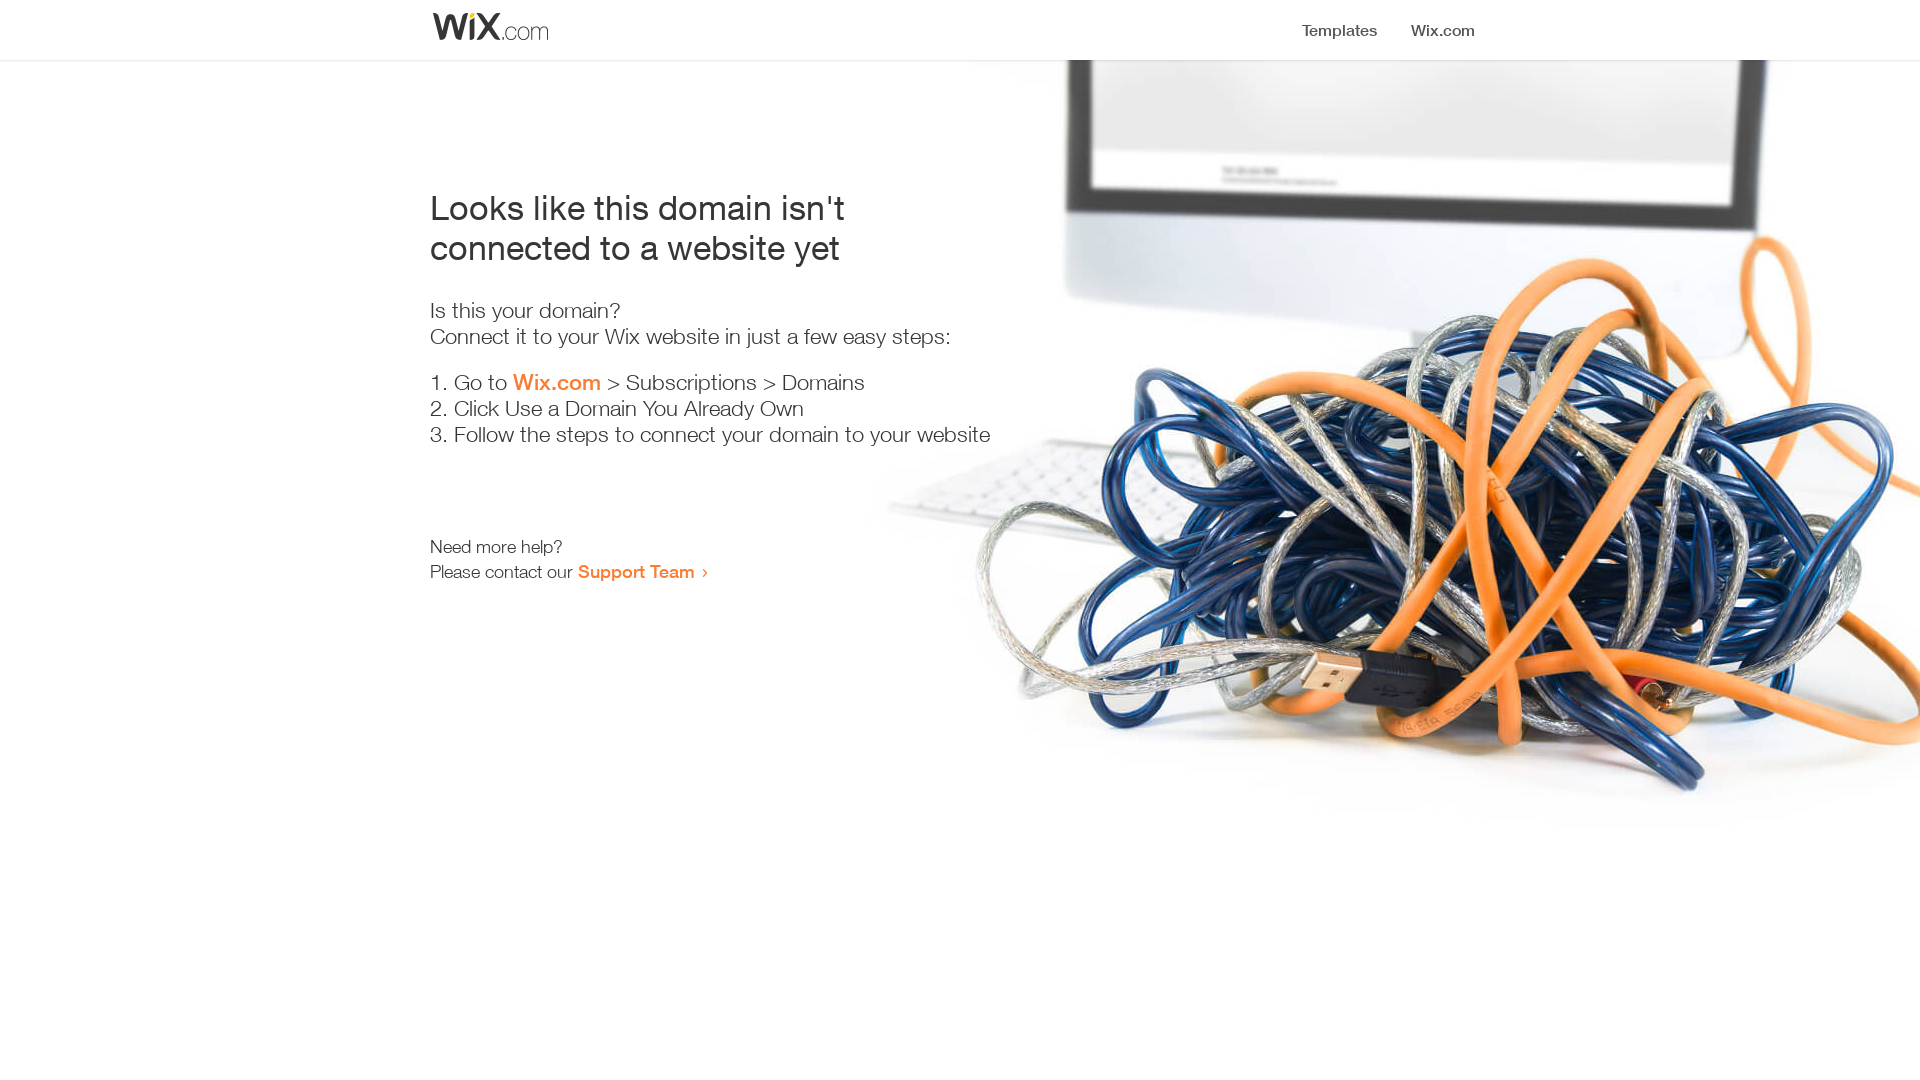 Image resolution: width=1920 pixels, height=1080 pixels. Describe the element at coordinates (635, 570) in the screenshot. I see `'Support Team'` at that location.